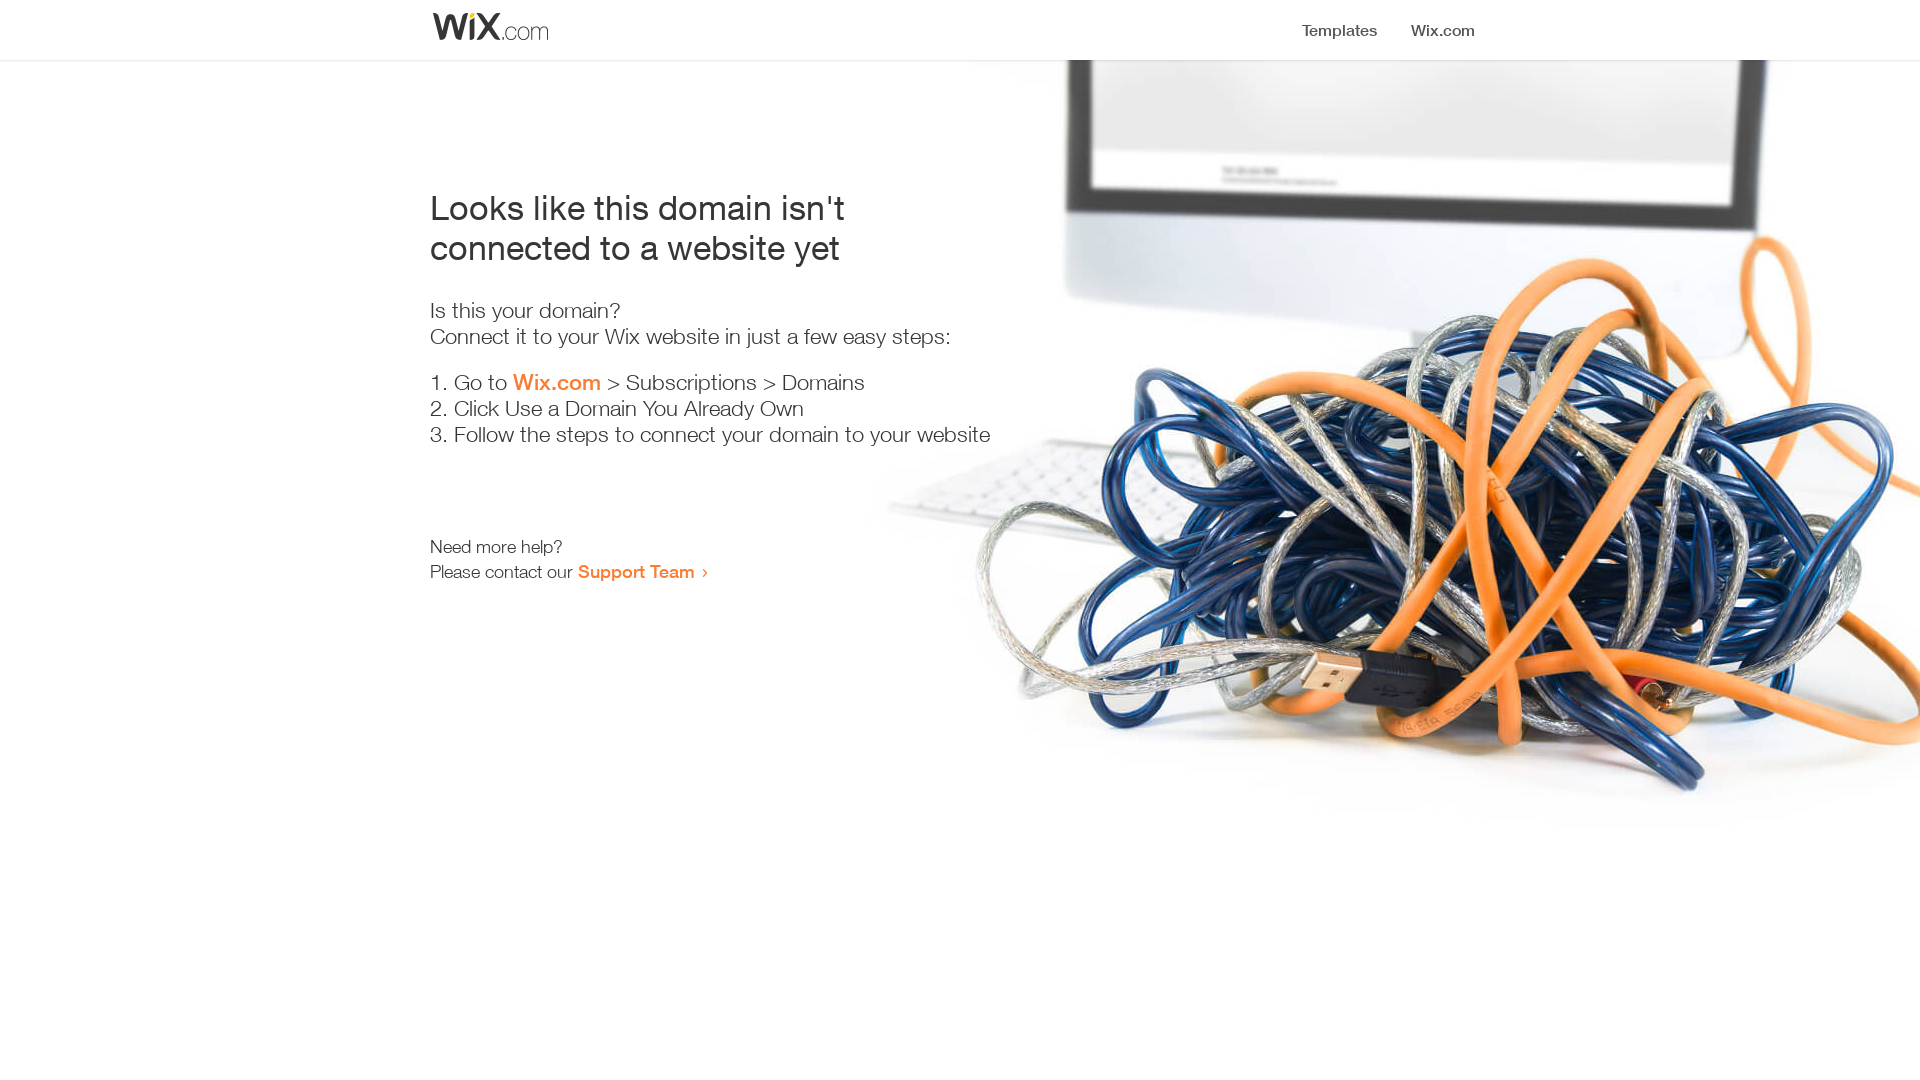 Image resolution: width=1920 pixels, height=1080 pixels. Describe the element at coordinates (635, 570) in the screenshot. I see `'Support Team'` at that location.